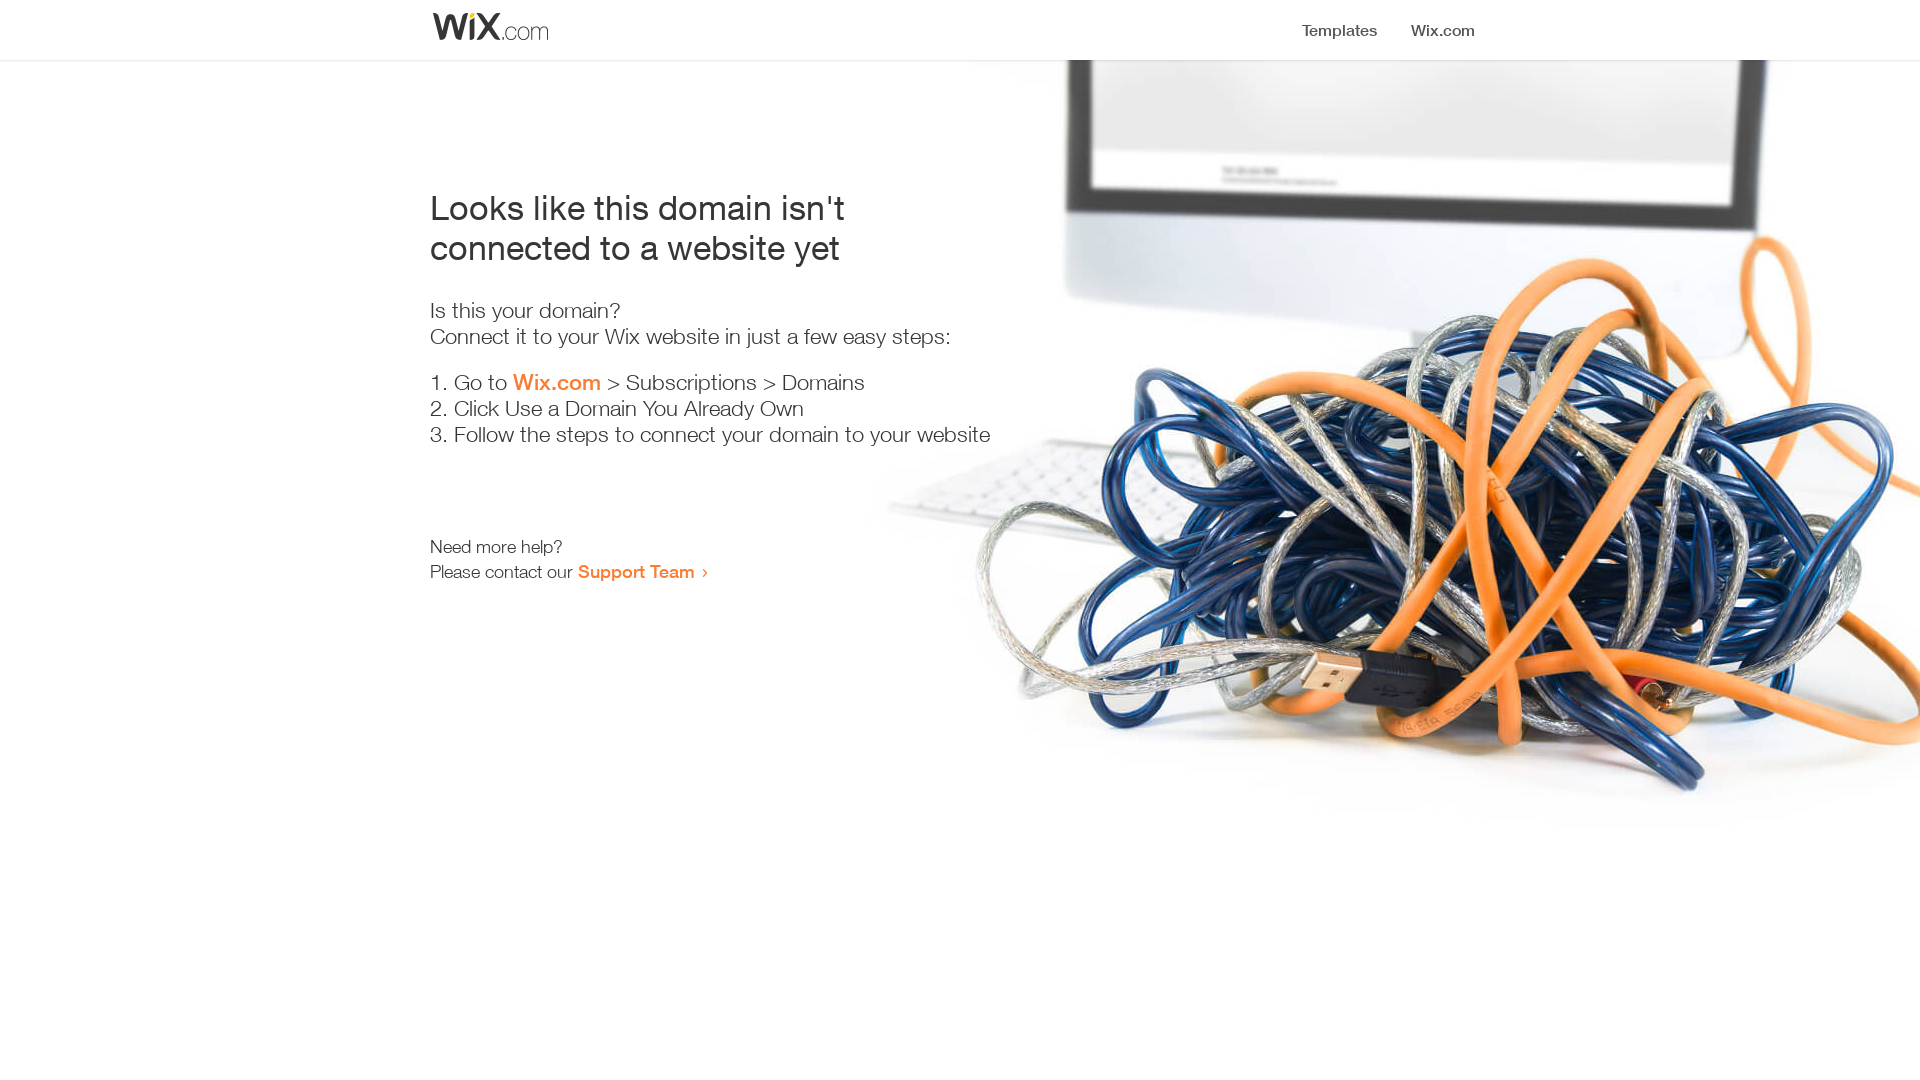 Image resolution: width=1920 pixels, height=1080 pixels. Describe the element at coordinates (635, 570) in the screenshot. I see `'Support Team'` at that location.